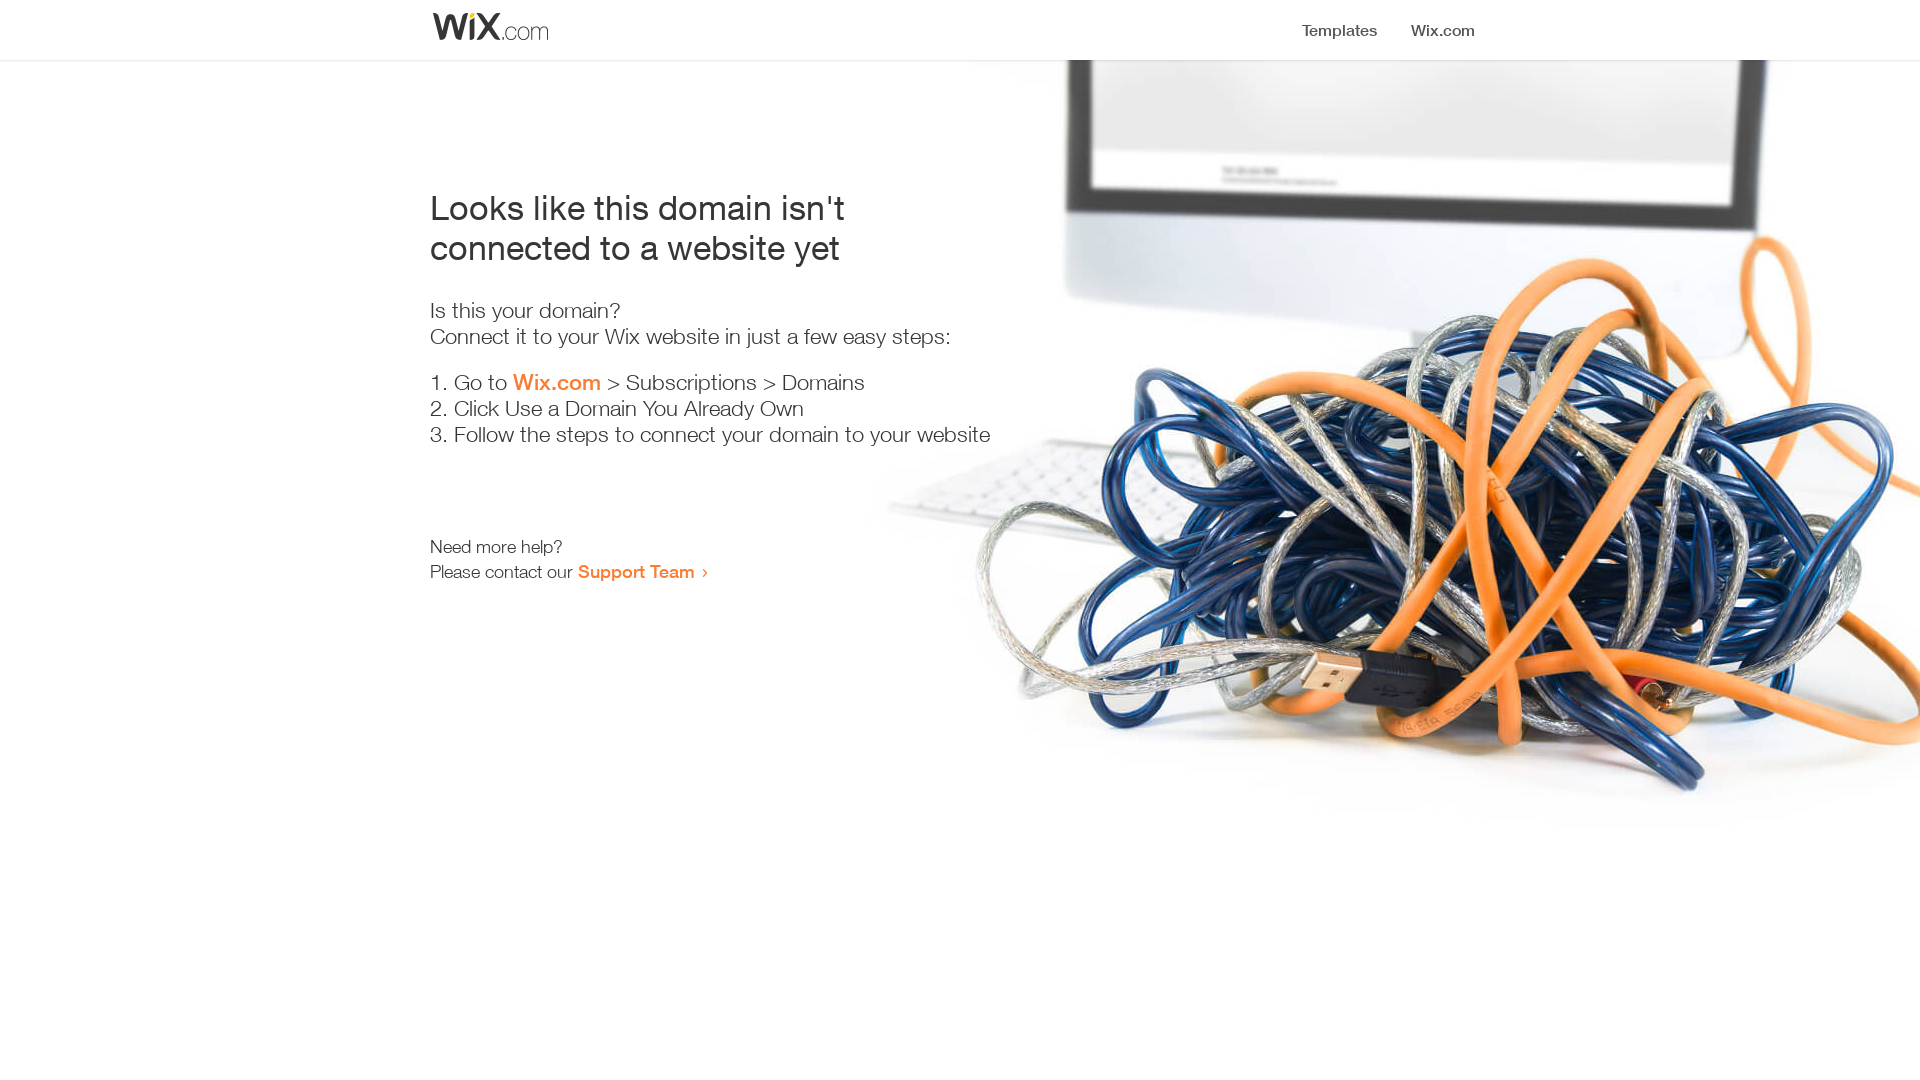 Image resolution: width=1920 pixels, height=1080 pixels. Describe the element at coordinates (635, 570) in the screenshot. I see `'Support Team'` at that location.